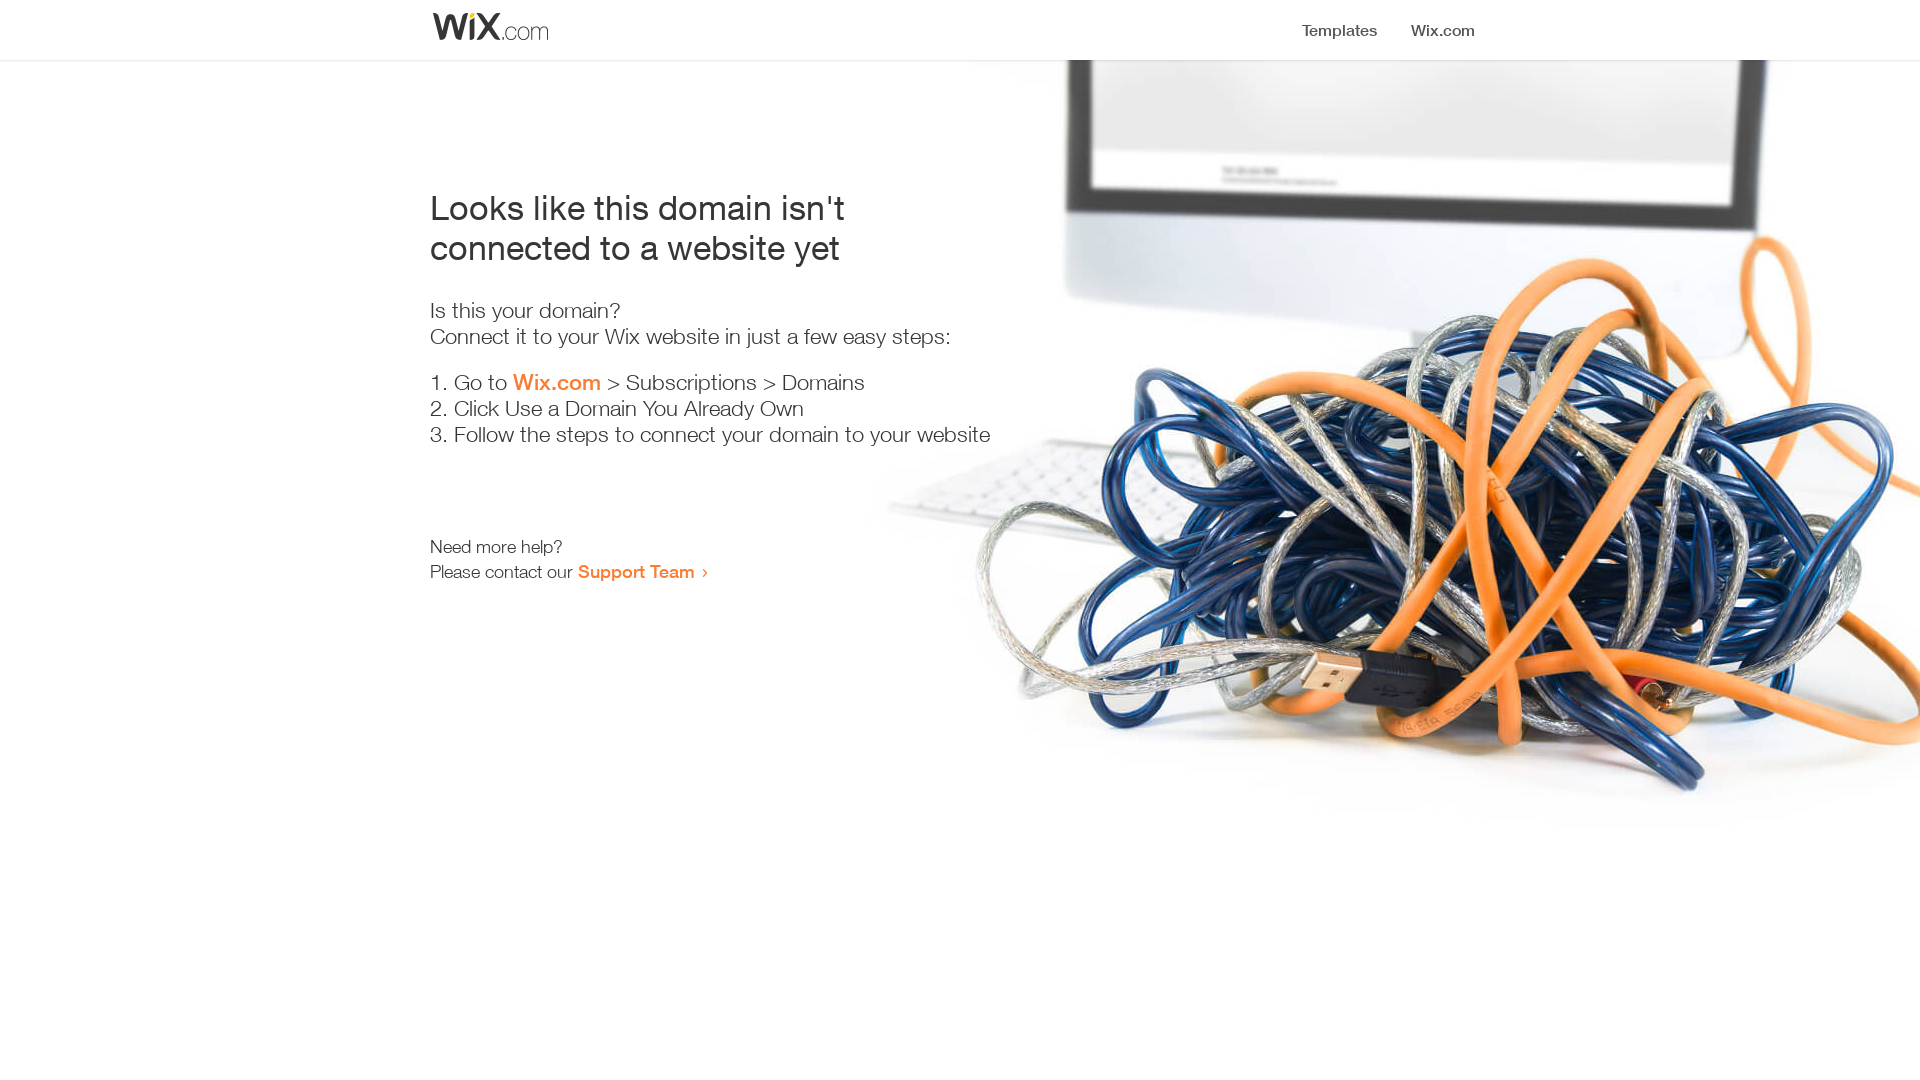 Image resolution: width=1920 pixels, height=1080 pixels. Describe the element at coordinates (635, 570) in the screenshot. I see `'Support Team'` at that location.